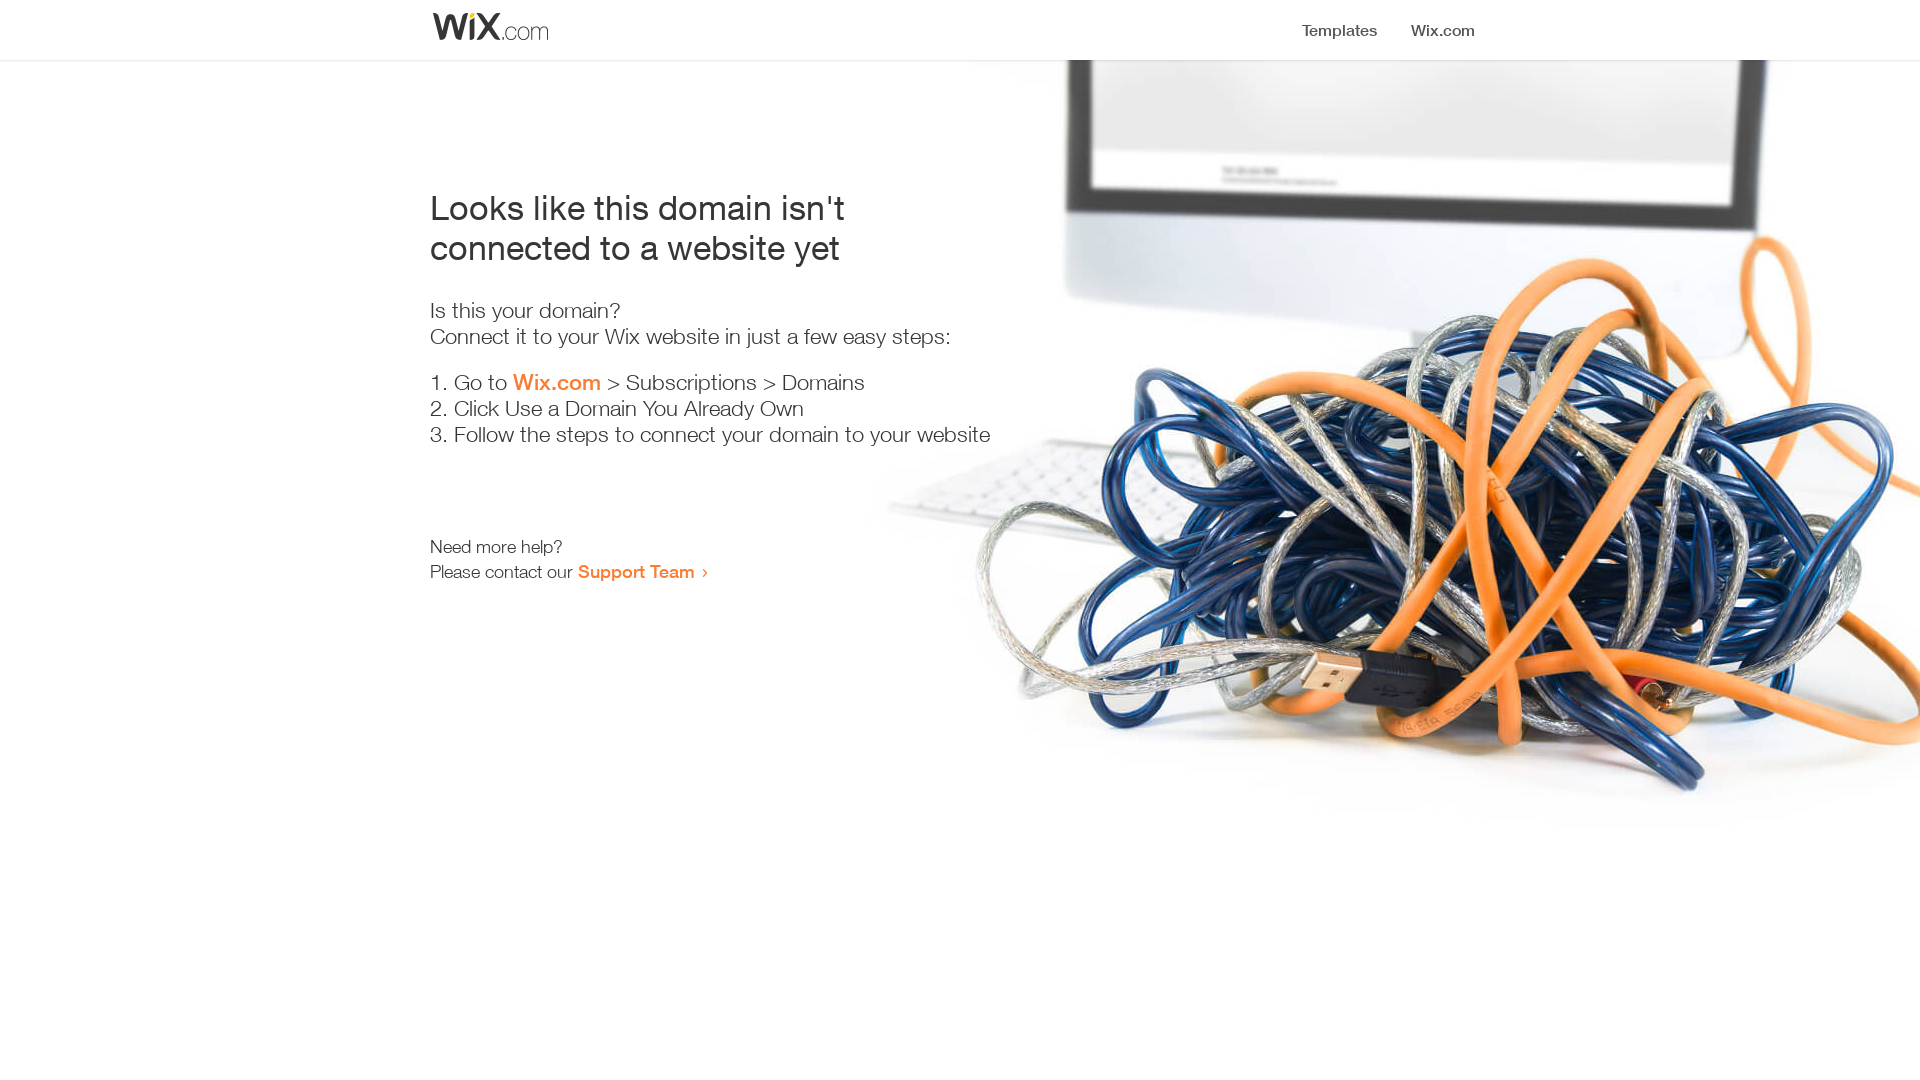 Image resolution: width=1920 pixels, height=1080 pixels. Describe the element at coordinates (635, 570) in the screenshot. I see `'Support Team'` at that location.